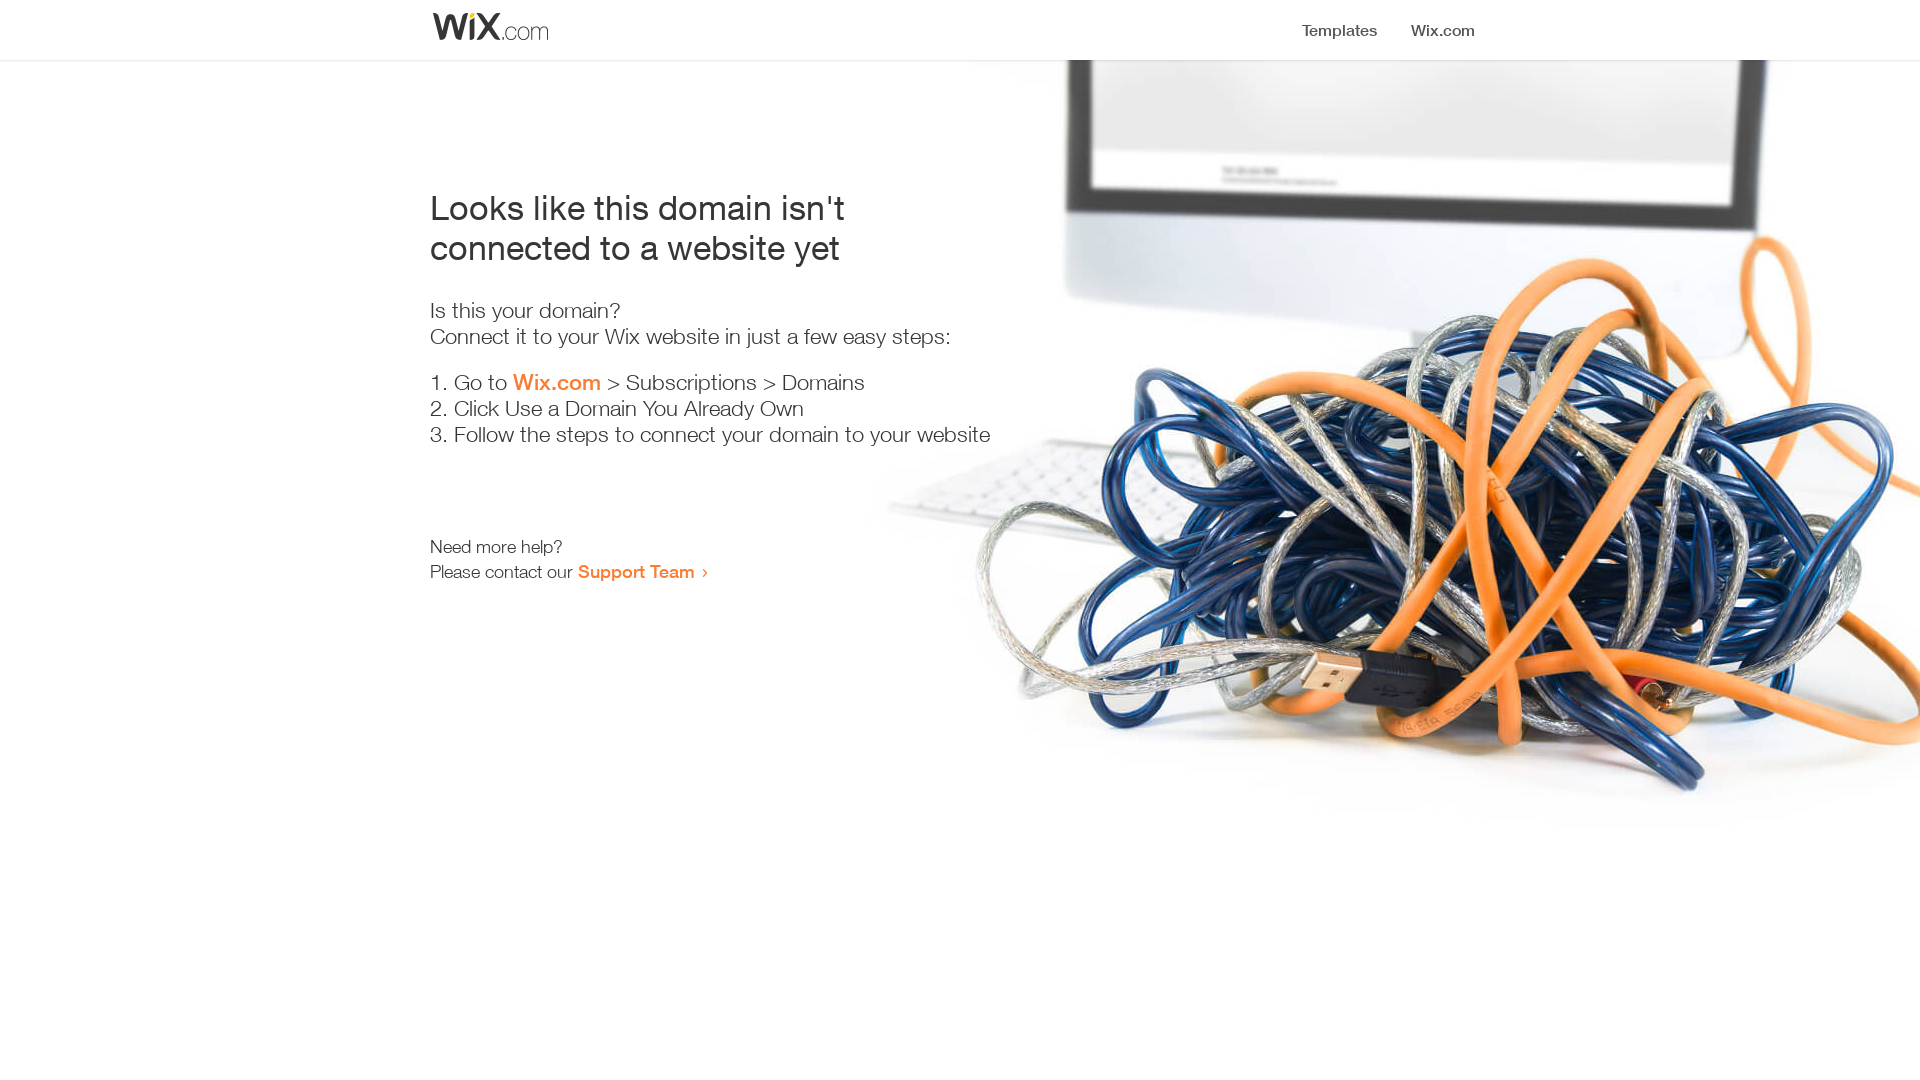 Image resolution: width=1920 pixels, height=1080 pixels. Describe the element at coordinates (635, 570) in the screenshot. I see `'Support Team'` at that location.